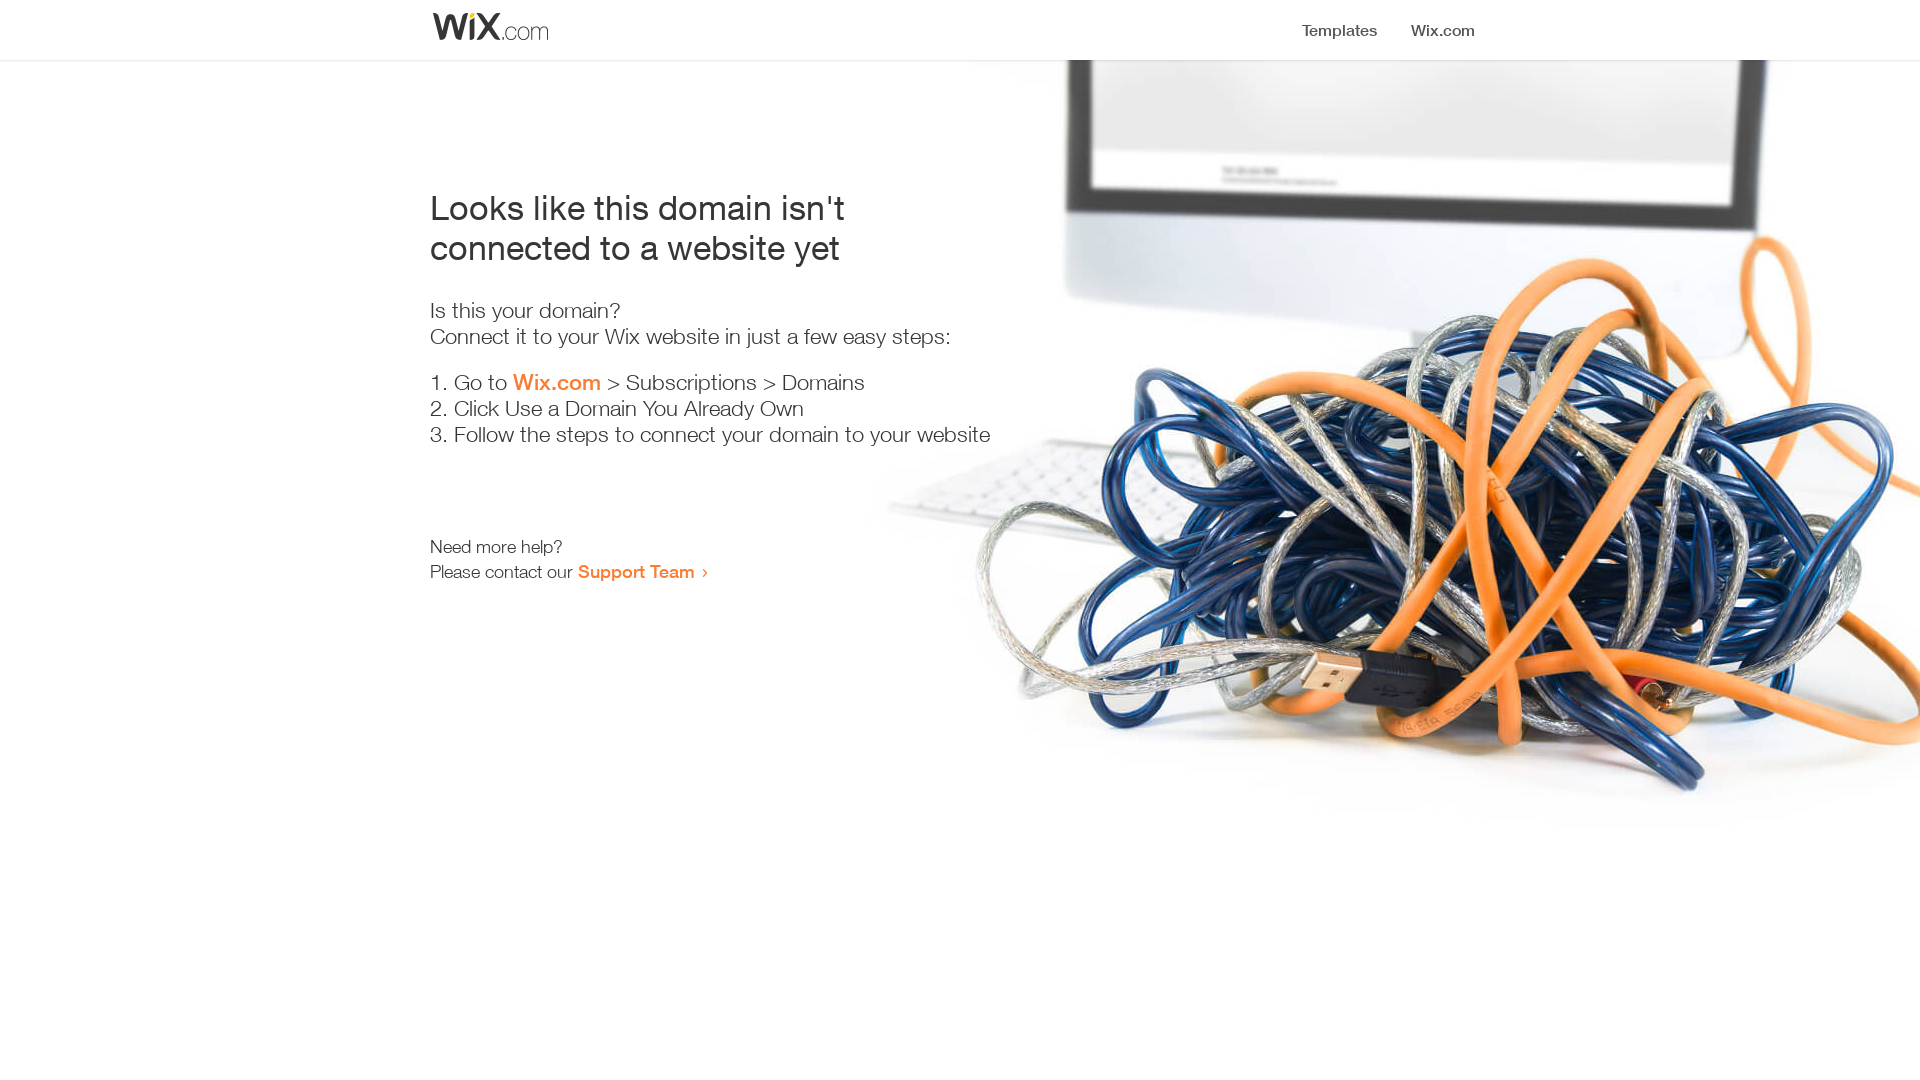 Image resolution: width=1920 pixels, height=1080 pixels. Describe the element at coordinates (635, 570) in the screenshot. I see `'Support Team'` at that location.